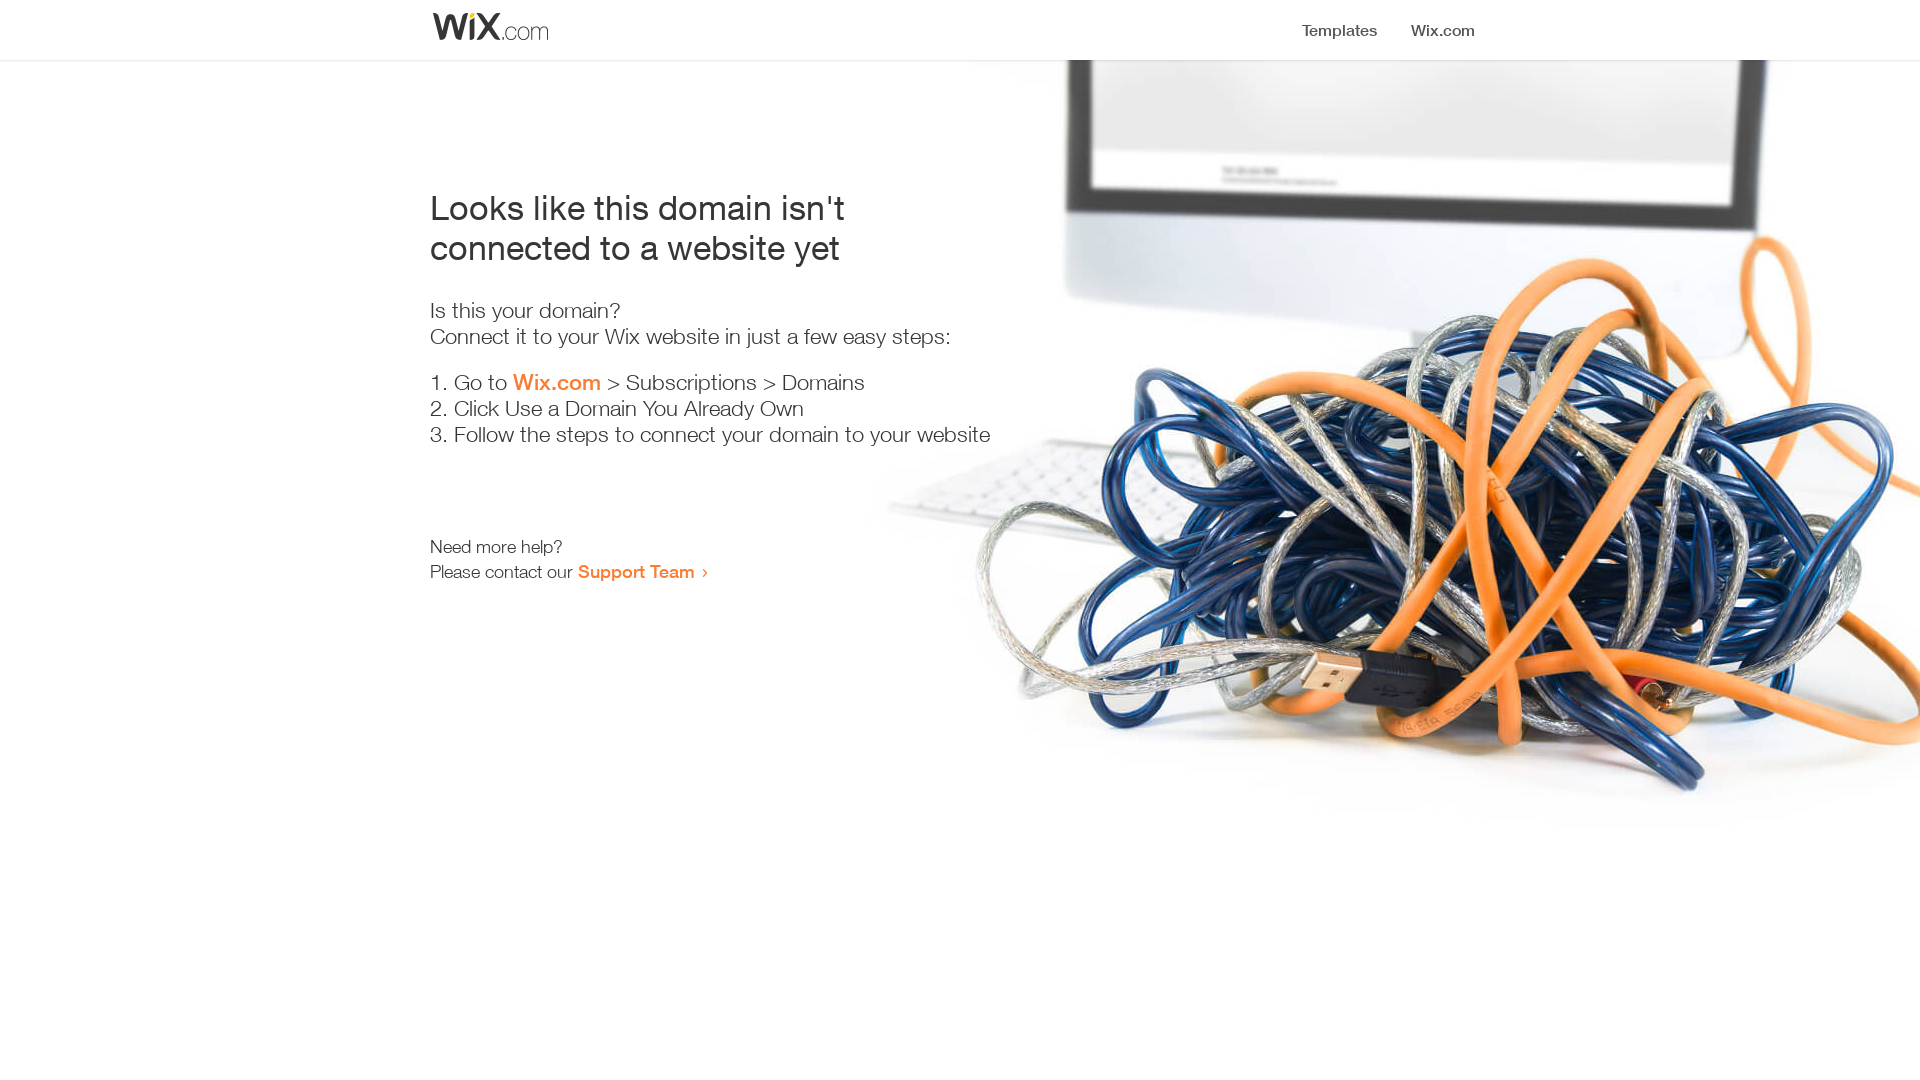 Image resolution: width=1920 pixels, height=1080 pixels. Describe the element at coordinates (635, 570) in the screenshot. I see `'Support Team'` at that location.